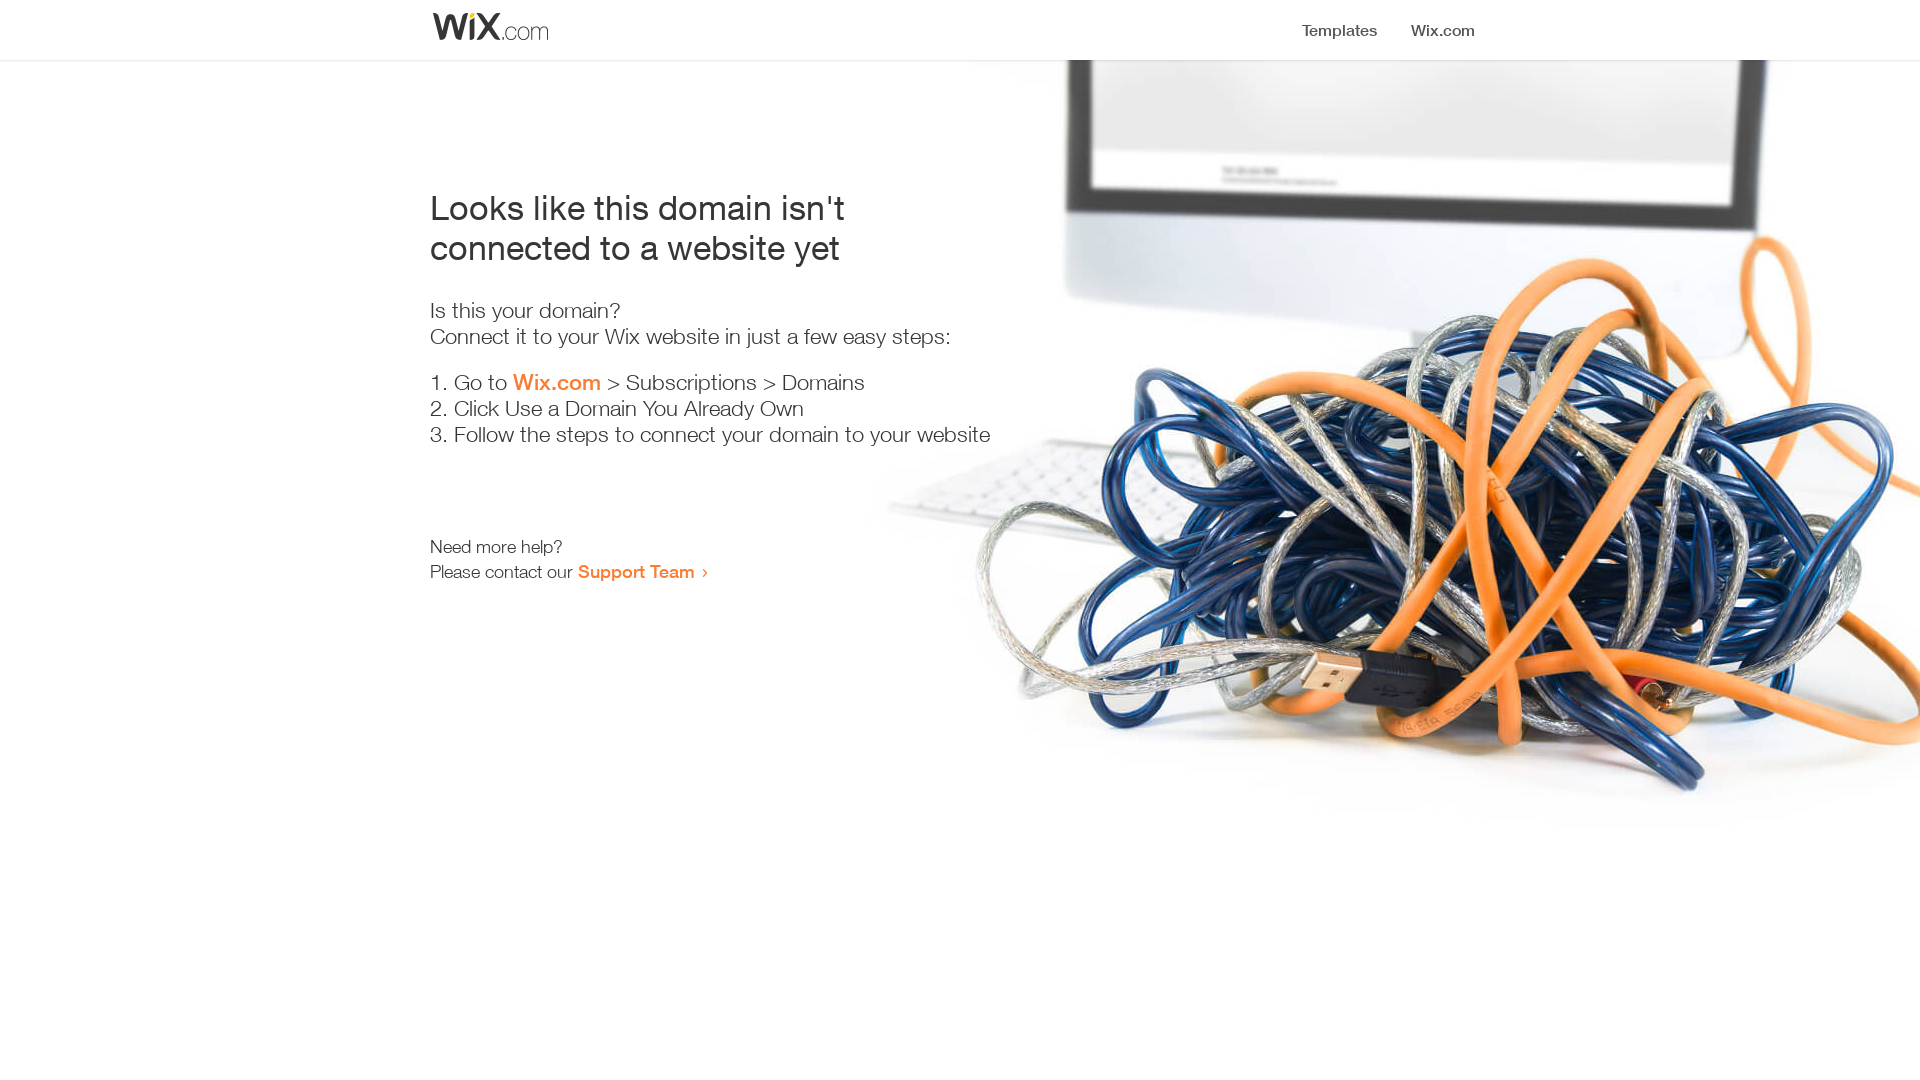 Image resolution: width=1920 pixels, height=1080 pixels. Describe the element at coordinates (635, 570) in the screenshot. I see `'Support Team'` at that location.